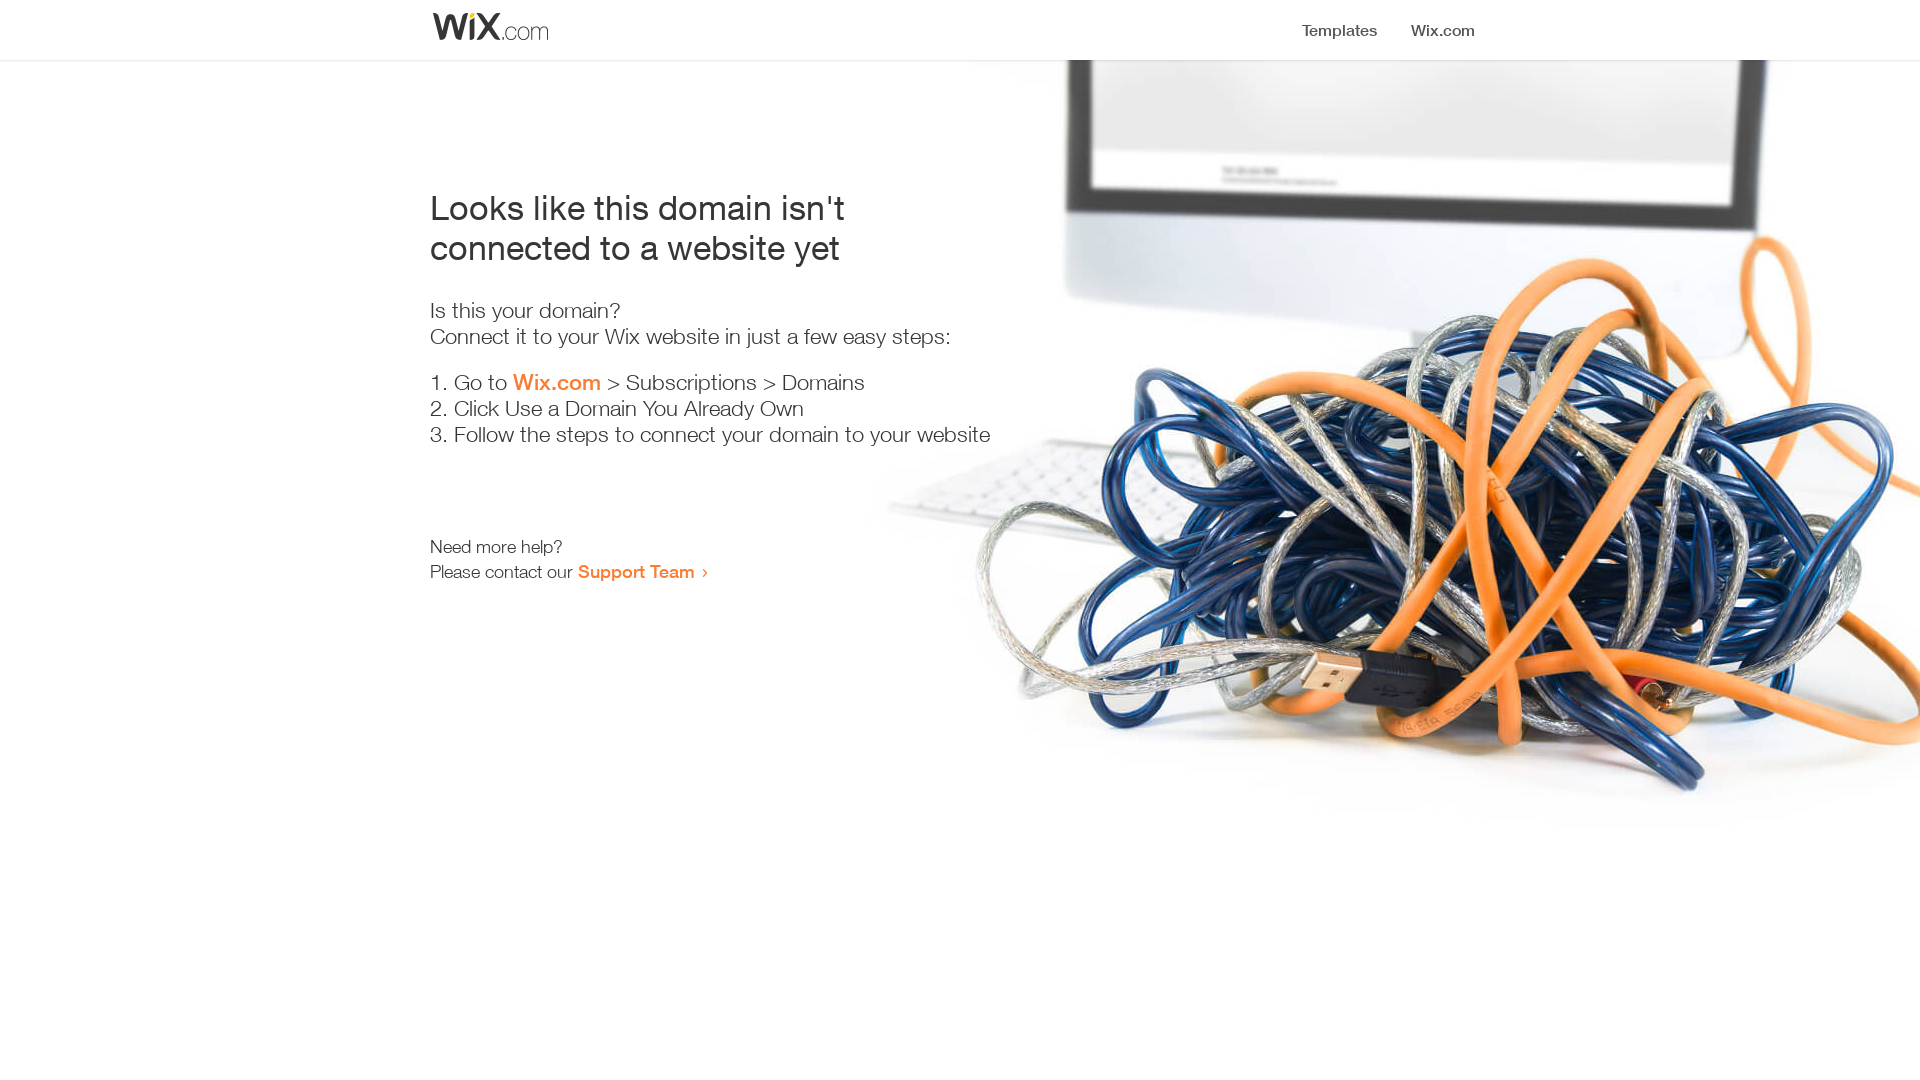 Image resolution: width=1920 pixels, height=1080 pixels. Describe the element at coordinates (635, 570) in the screenshot. I see `'Support Team'` at that location.